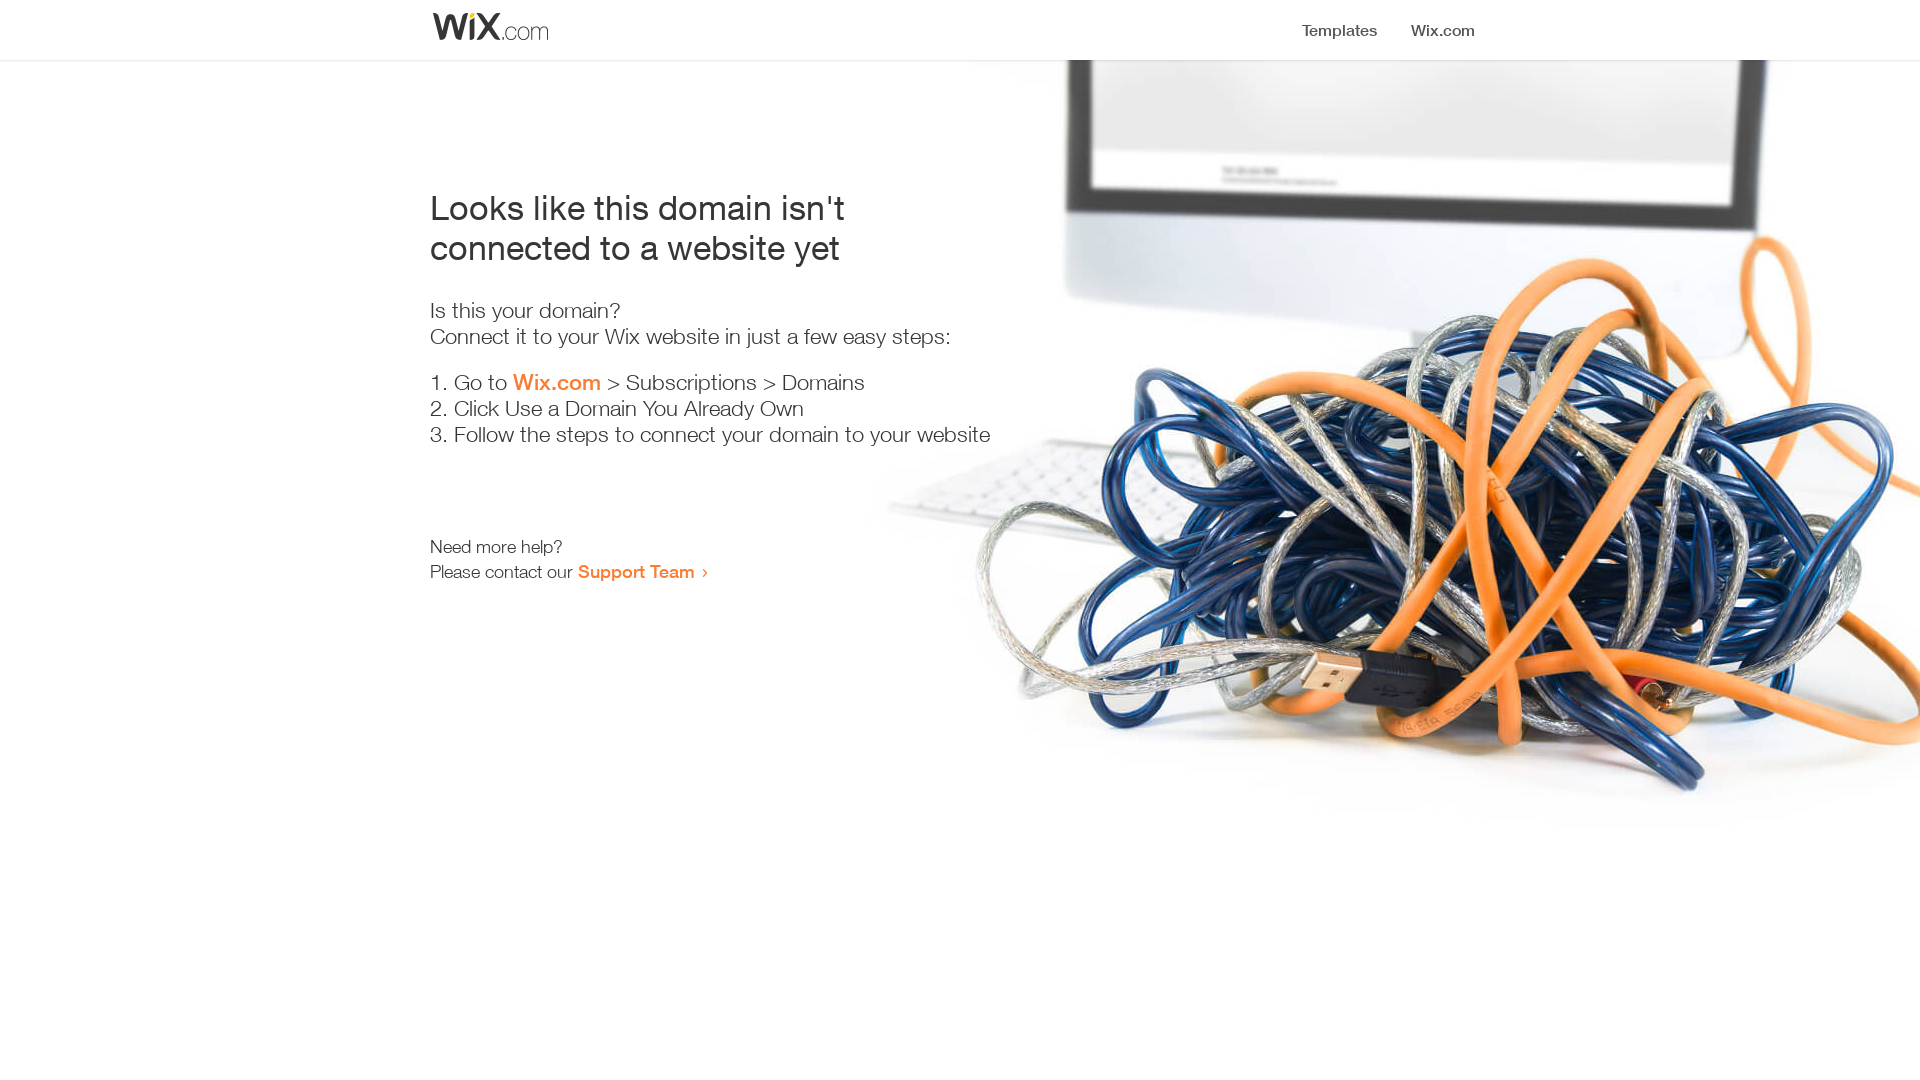 Image resolution: width=1920 pixels, height=1080 pixels. Describe the element at coordinates (635, 570) in the screenshot. I see `'Support Team'` at that location.